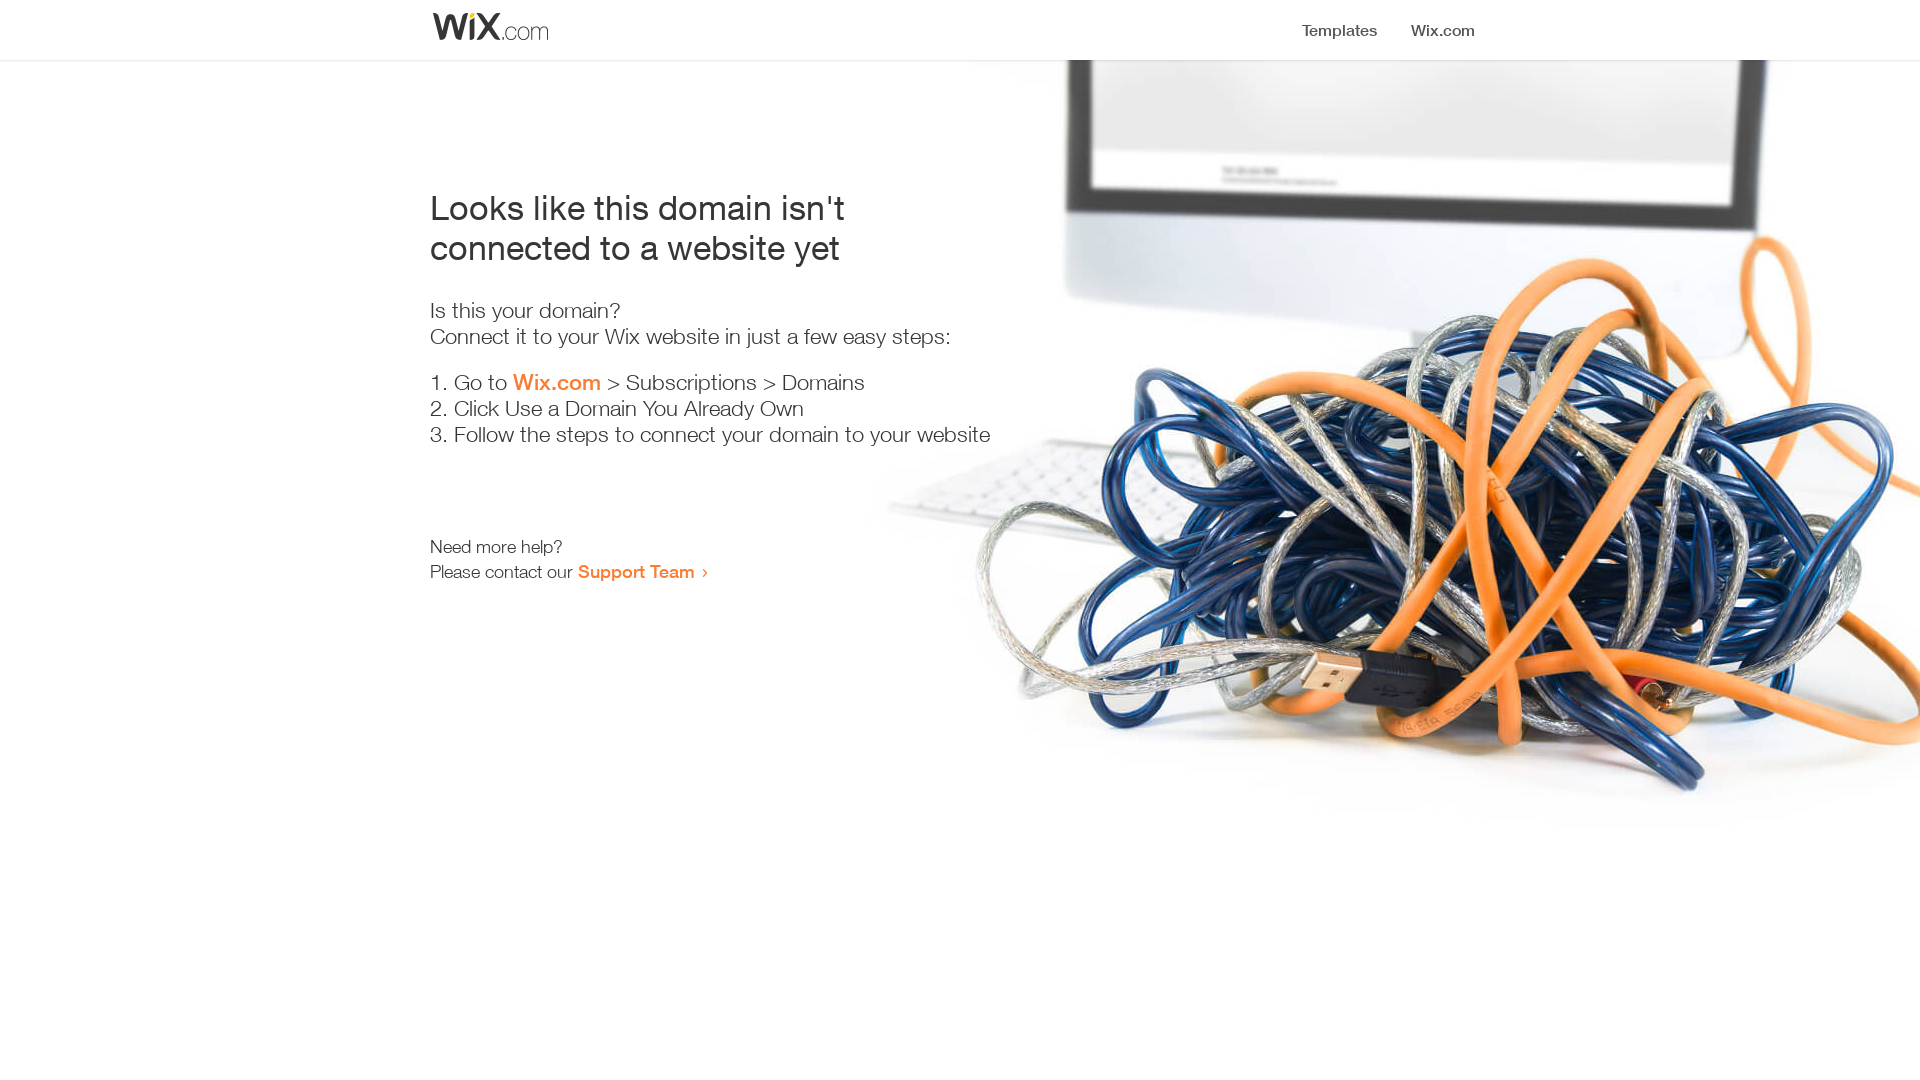 Image resolution: width=1920 pixels, height=1080 pixels. Describe the element at coordinates (635, 570) in the screenshot. I see `'Support Team'` at that location.